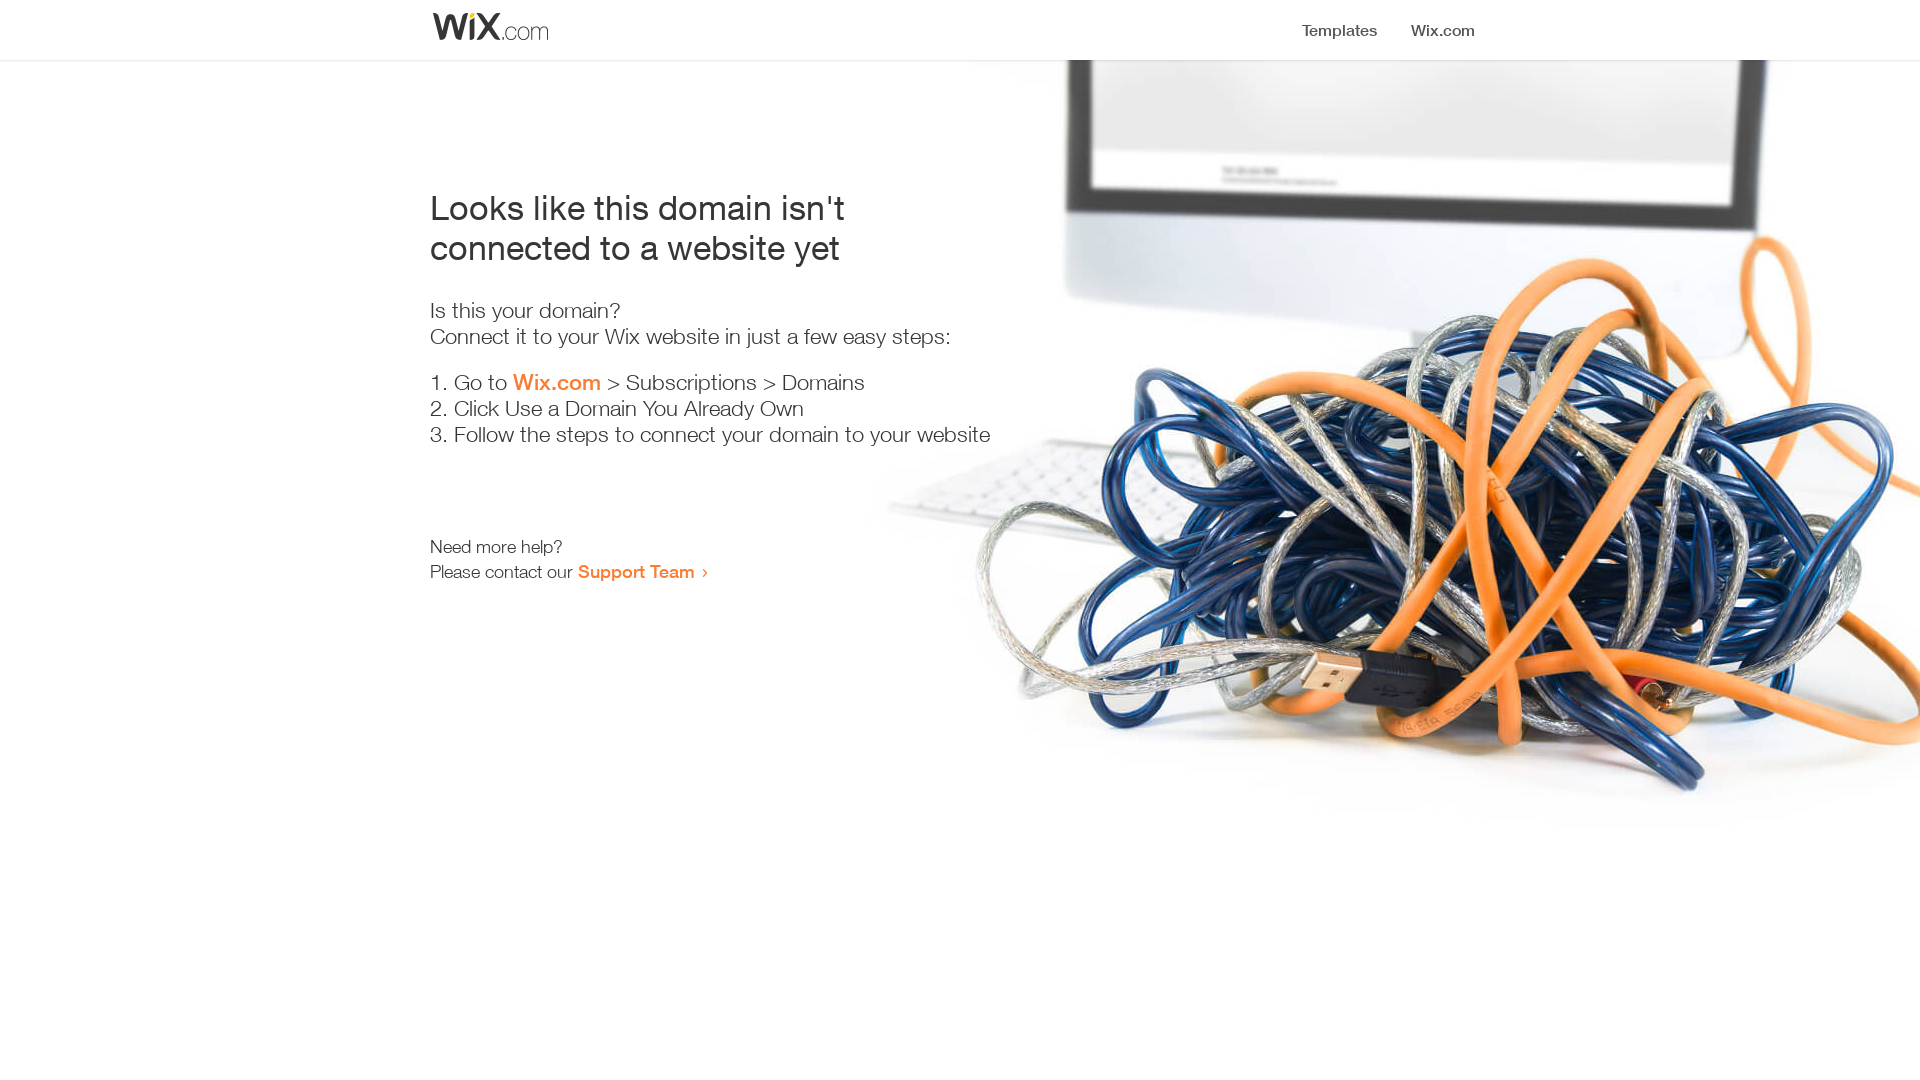 Image resolution: width=1920 pixels, height=1080 pixels. Describe the element at coordinates (635, 570) in the screenshot. I see `'Support Team'` at that location.